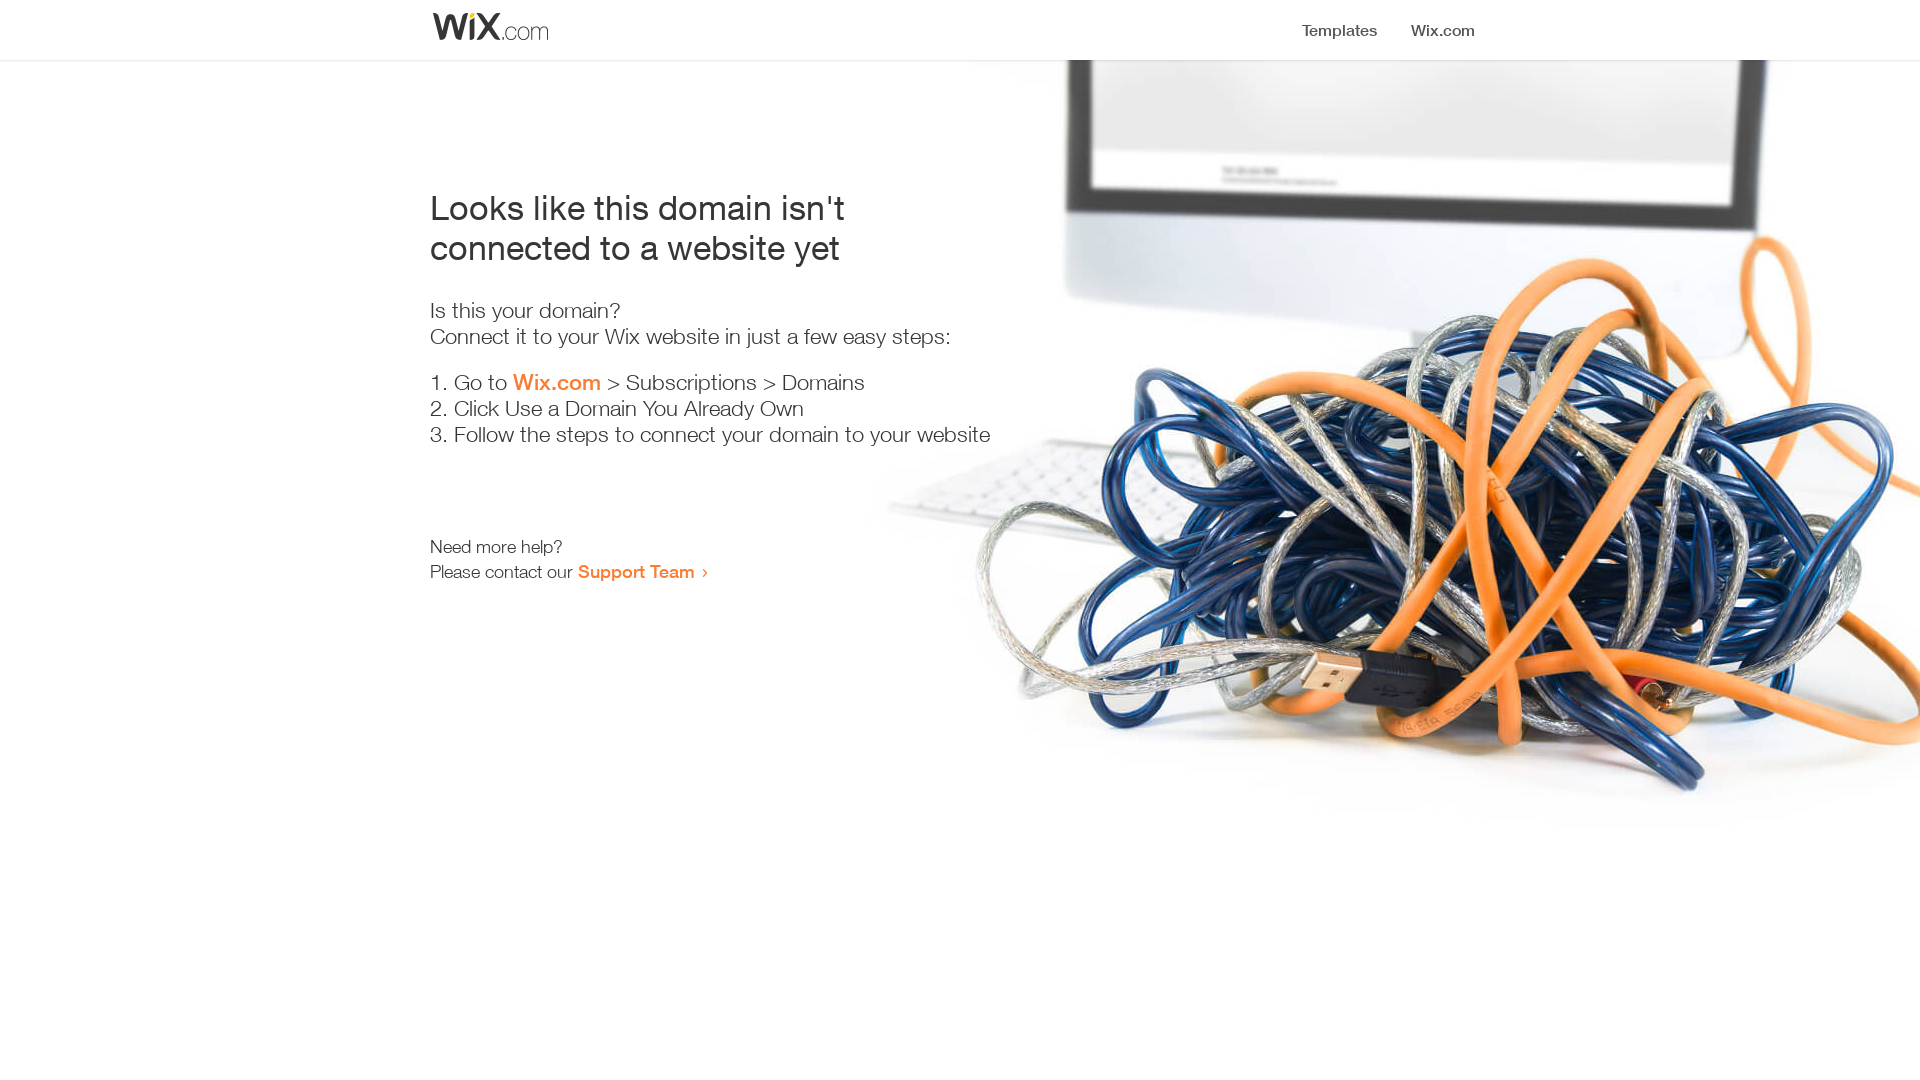 Image resolution: width=1920 pixels, height=1080 pixels. Describe the element at coordinates (635, 570) in the screenshot. I see `'Support Team'` at that location.